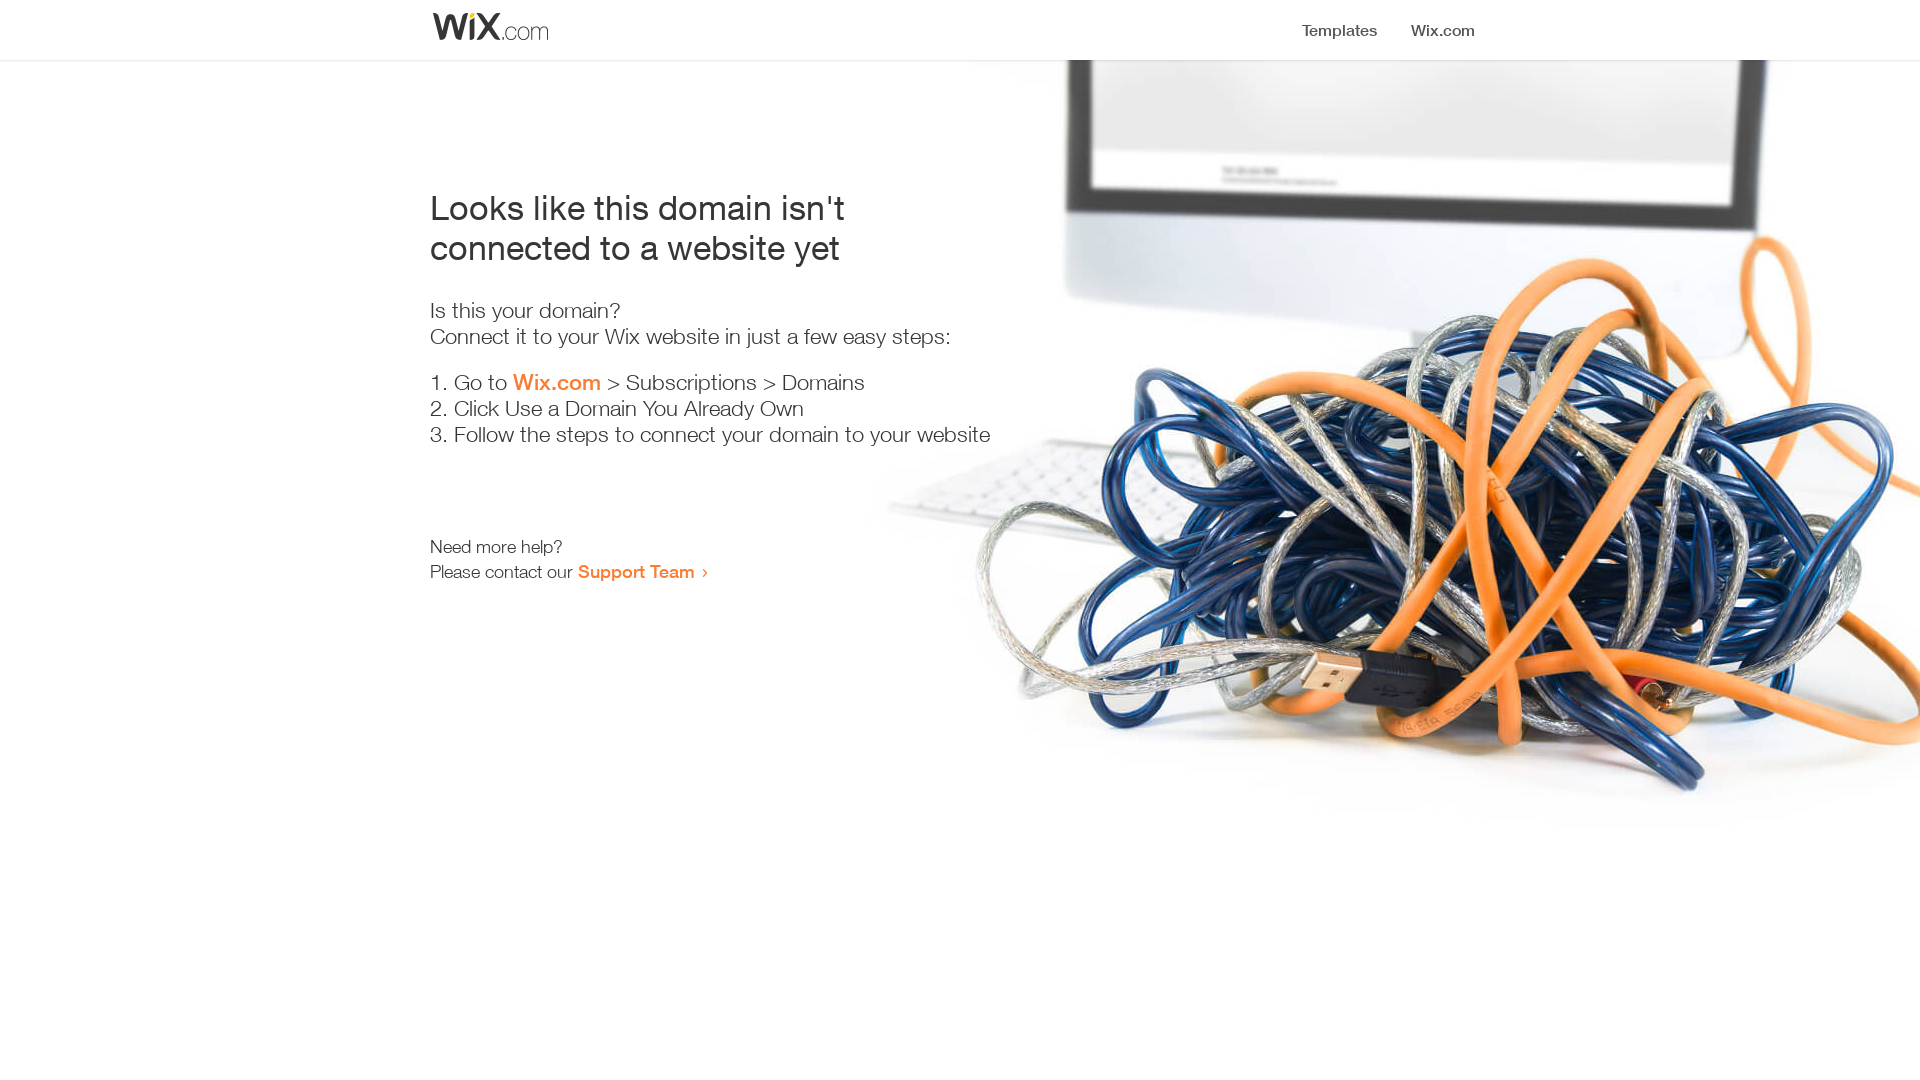 Image resolution: width=1920 pixels, height=1080 pixels. Describe the element at coordinates (635, 570) in the screenshot. I see `'Support Team'` at that location.